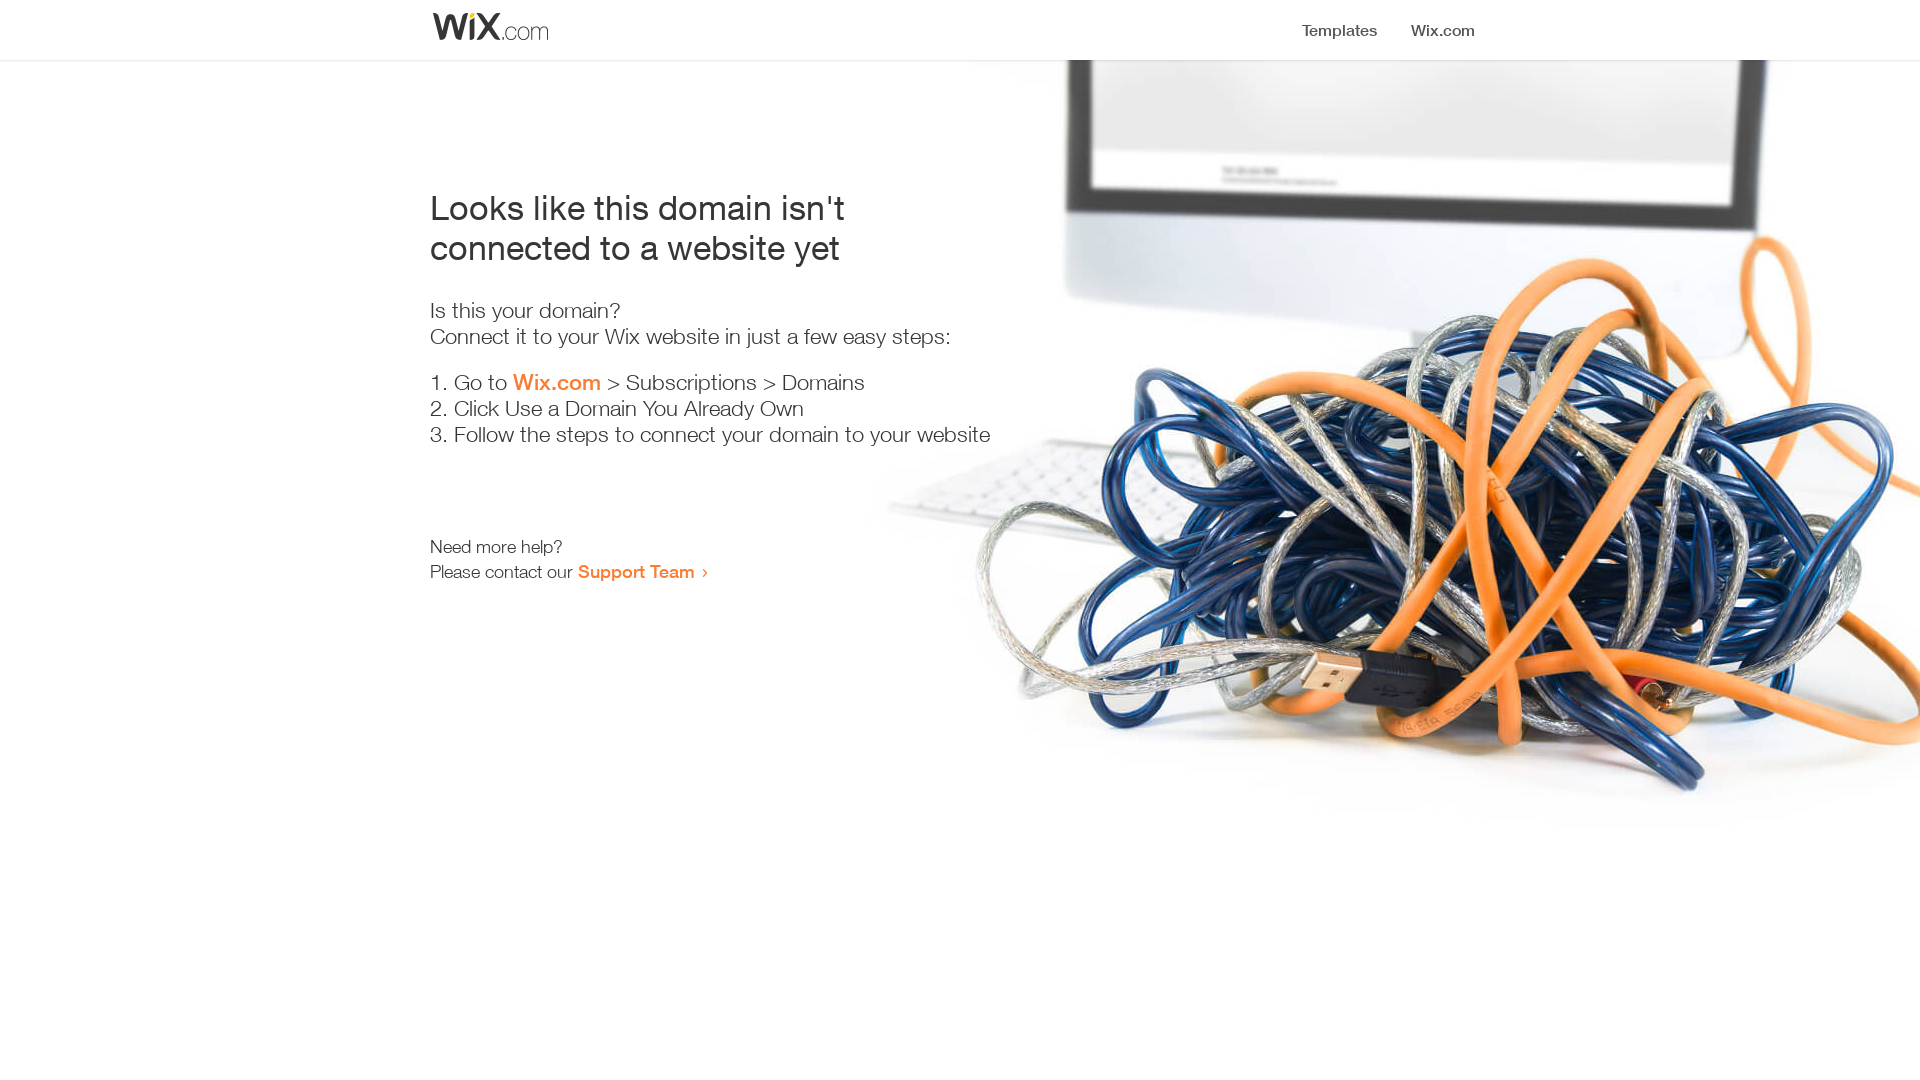 Image resolution: width=1920 pixels, height=1080 pixels. Describe the element at coordinates (635, 570) in the screenshot. I see `'Support Team'` at that location.